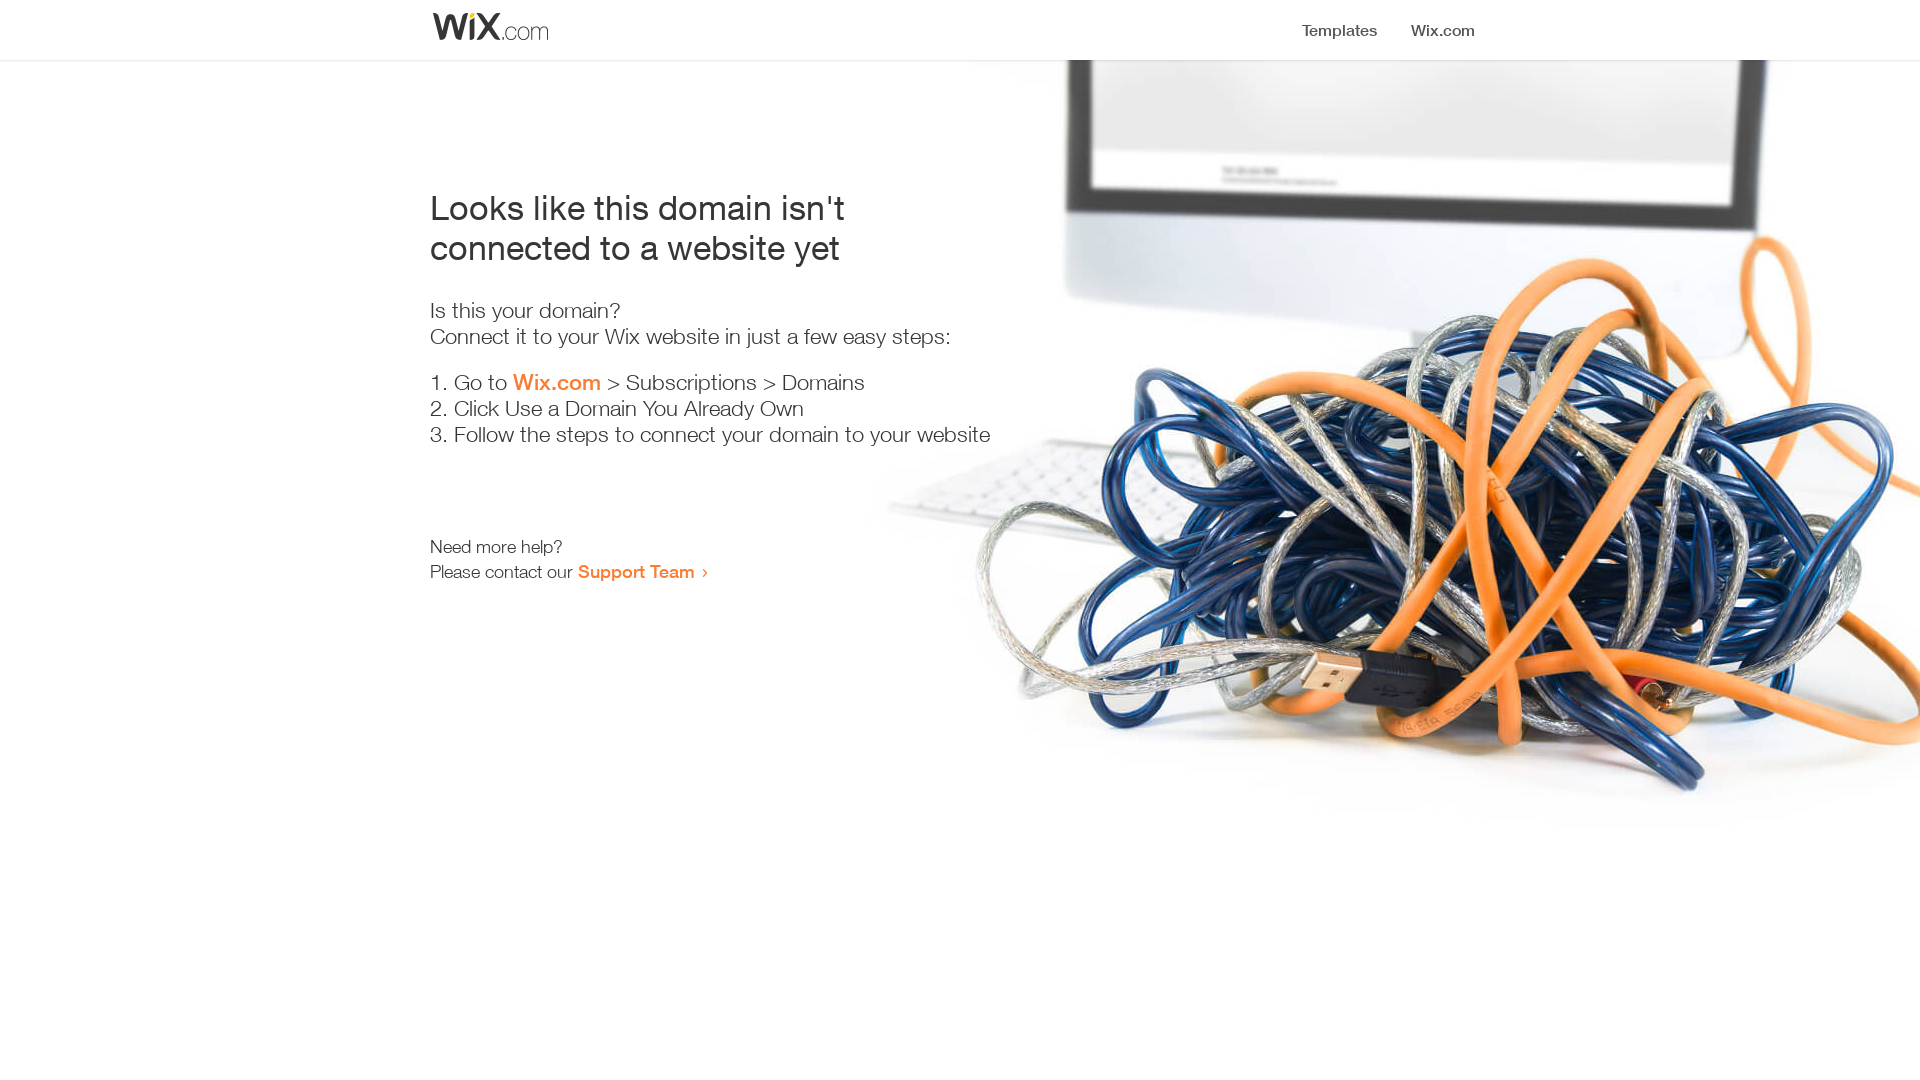 Image resolution: width=1920 pixels, height=1080 pixels. Describe the element at coordinates (635, 570) in the screenshot. I see `'Support Team'` at that location.